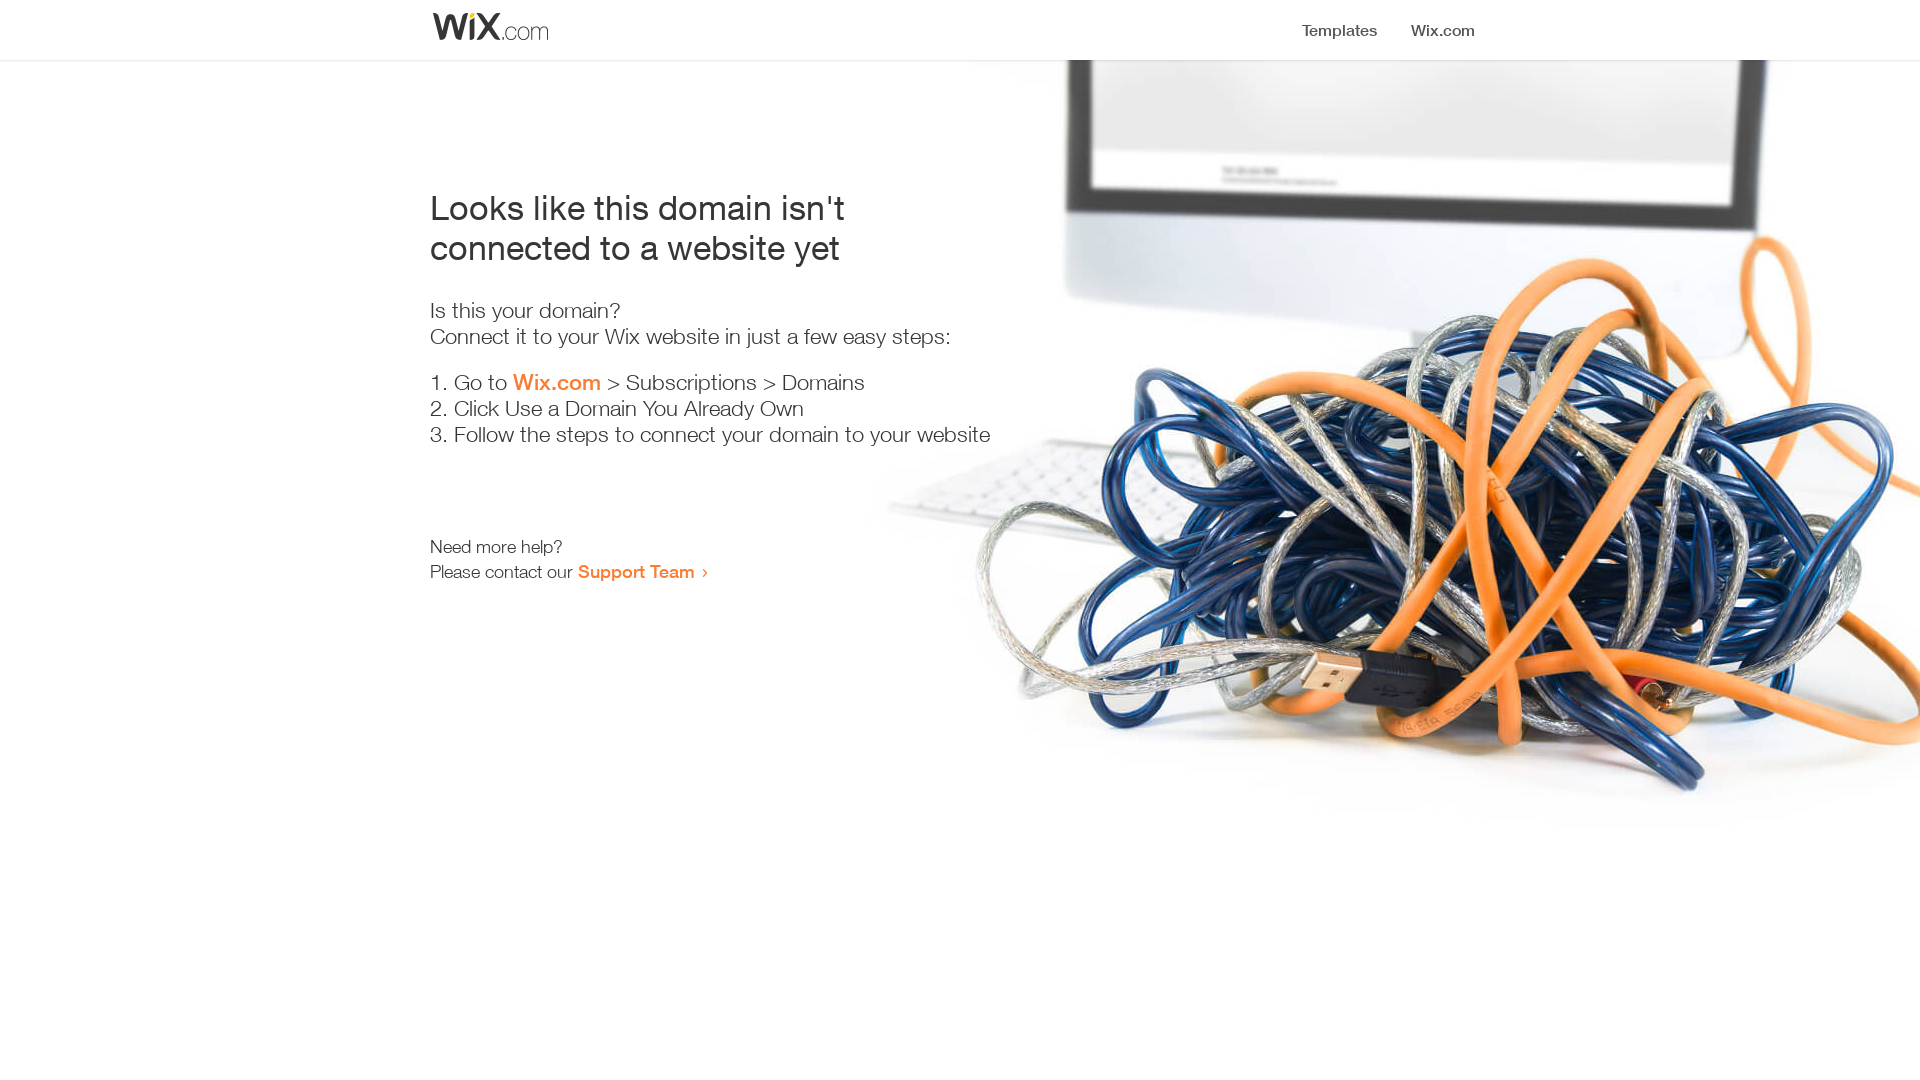 Image resolution: width=1920 pixels, height=1080 pixels. Describe the element at coordinates (635, 570) in the screenshot. I see `'Support Team'` at that location.